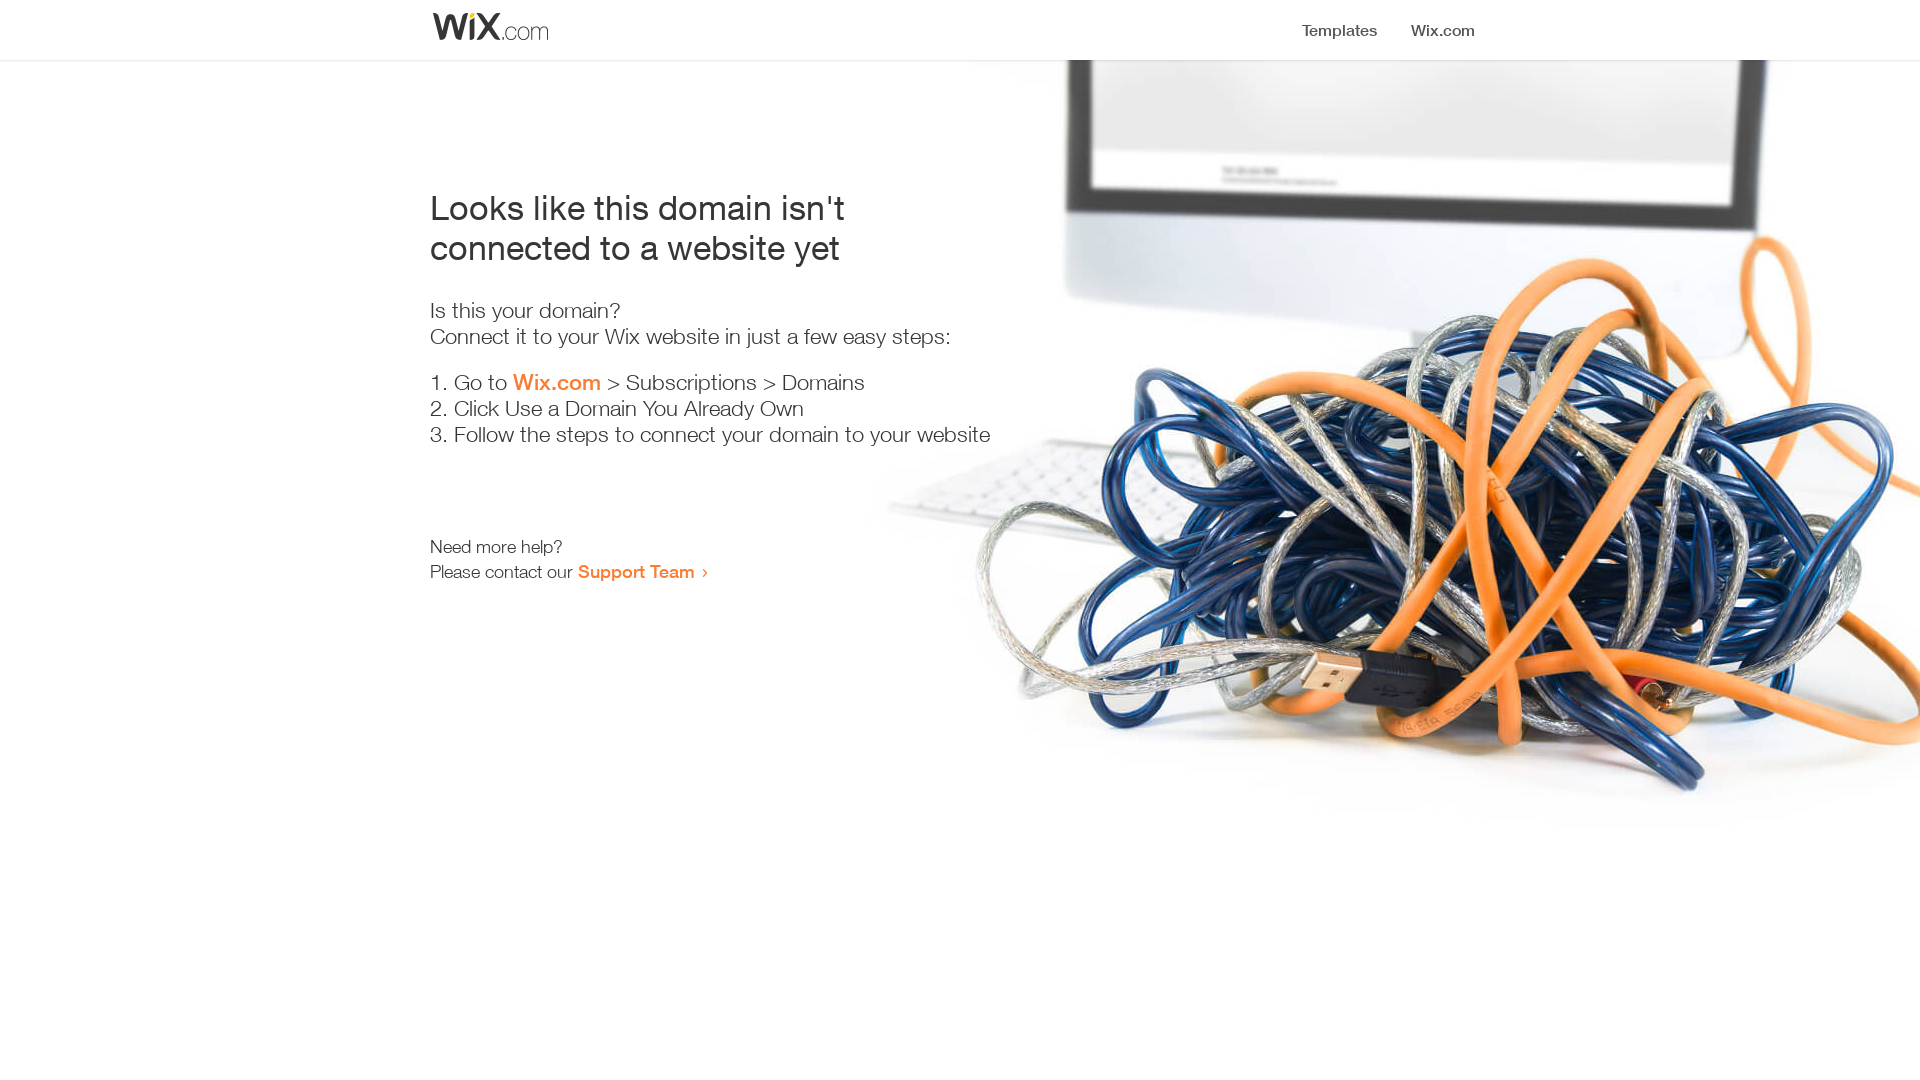 Image resolution: width=1920 pixels, height=1080 pixels. Describe the element at coordinates (635, 570) in the screenshot. I see `'Support Team'` at that location.